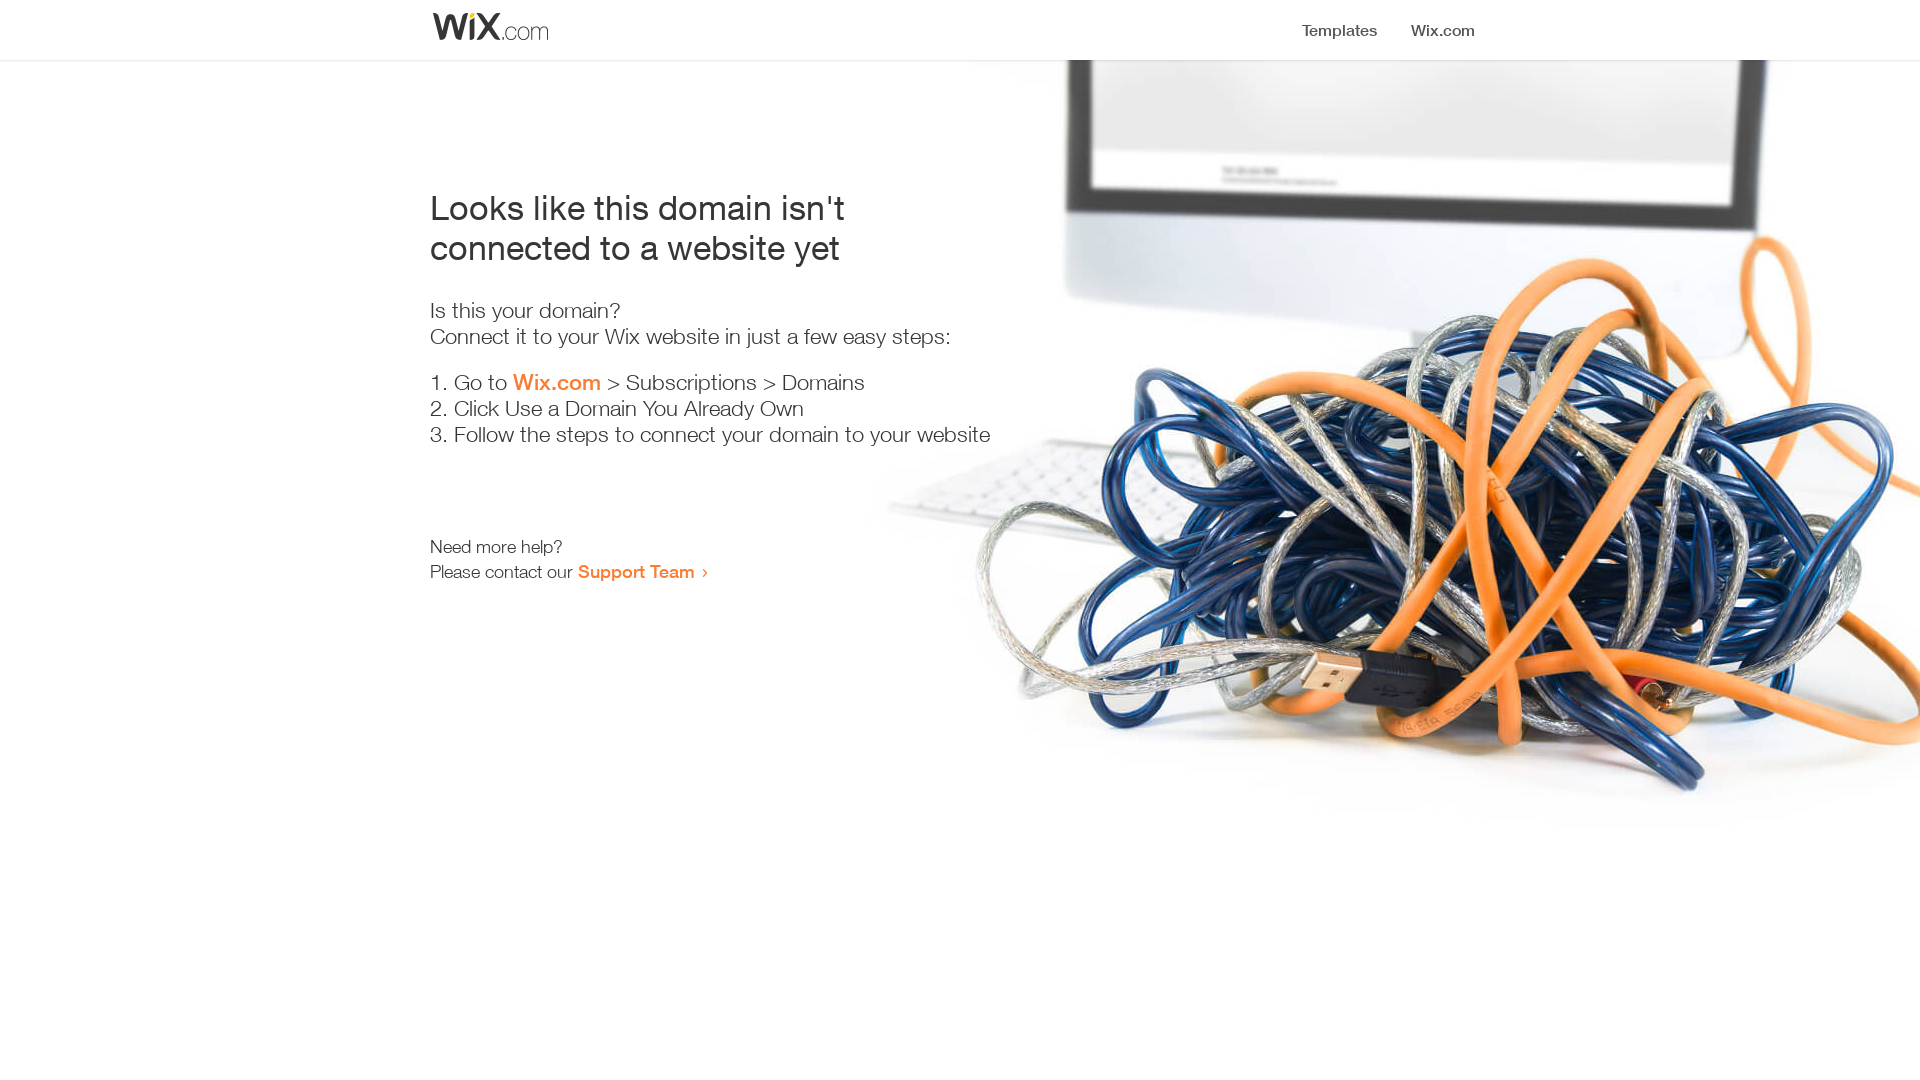 Image resolution: width=1920 pixels, height=1080 pixels. Describe the element at coordinates (635, 570) in the screenshot. I see `'Support Team'` at that location.